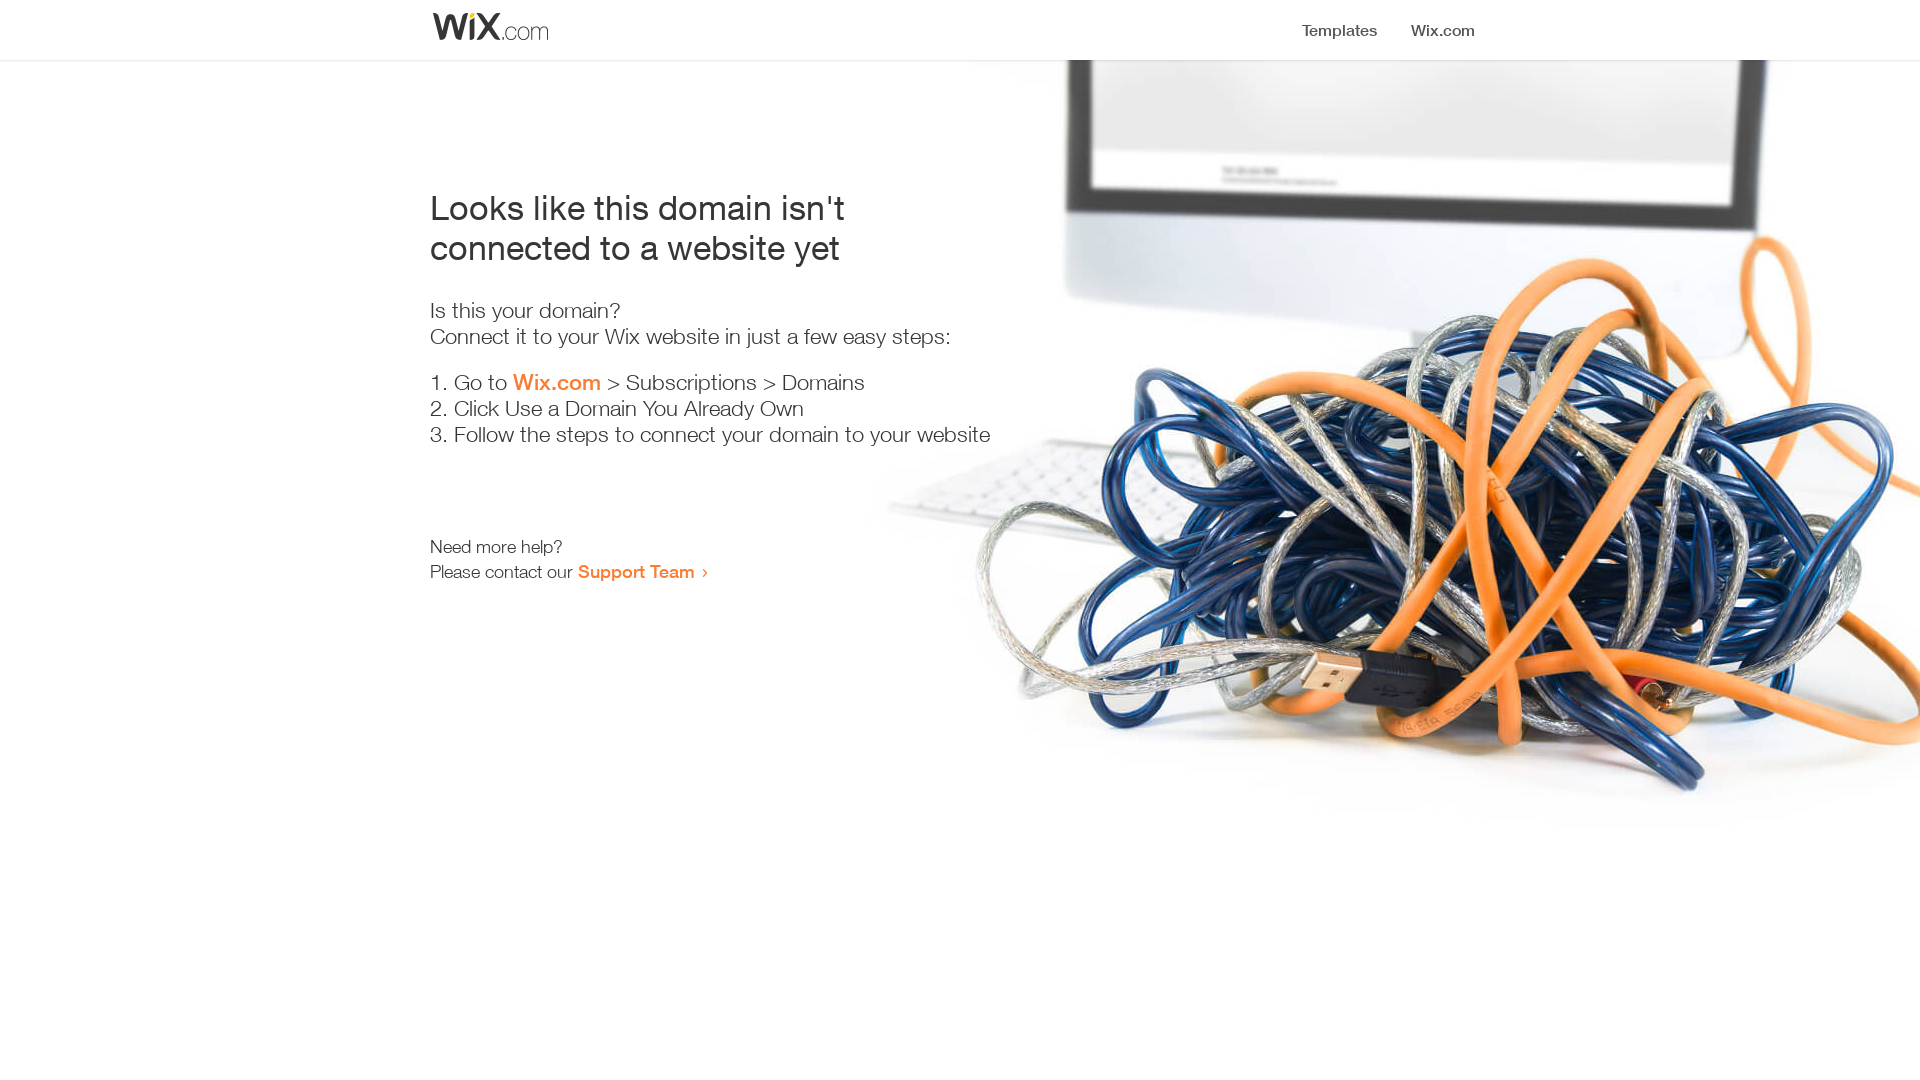 Image resolution: width=1920 pixels, height=1080 pixels. Describe the element at coordinates (635, 570) in the screenshot. I see `'Support Team'` at that location.